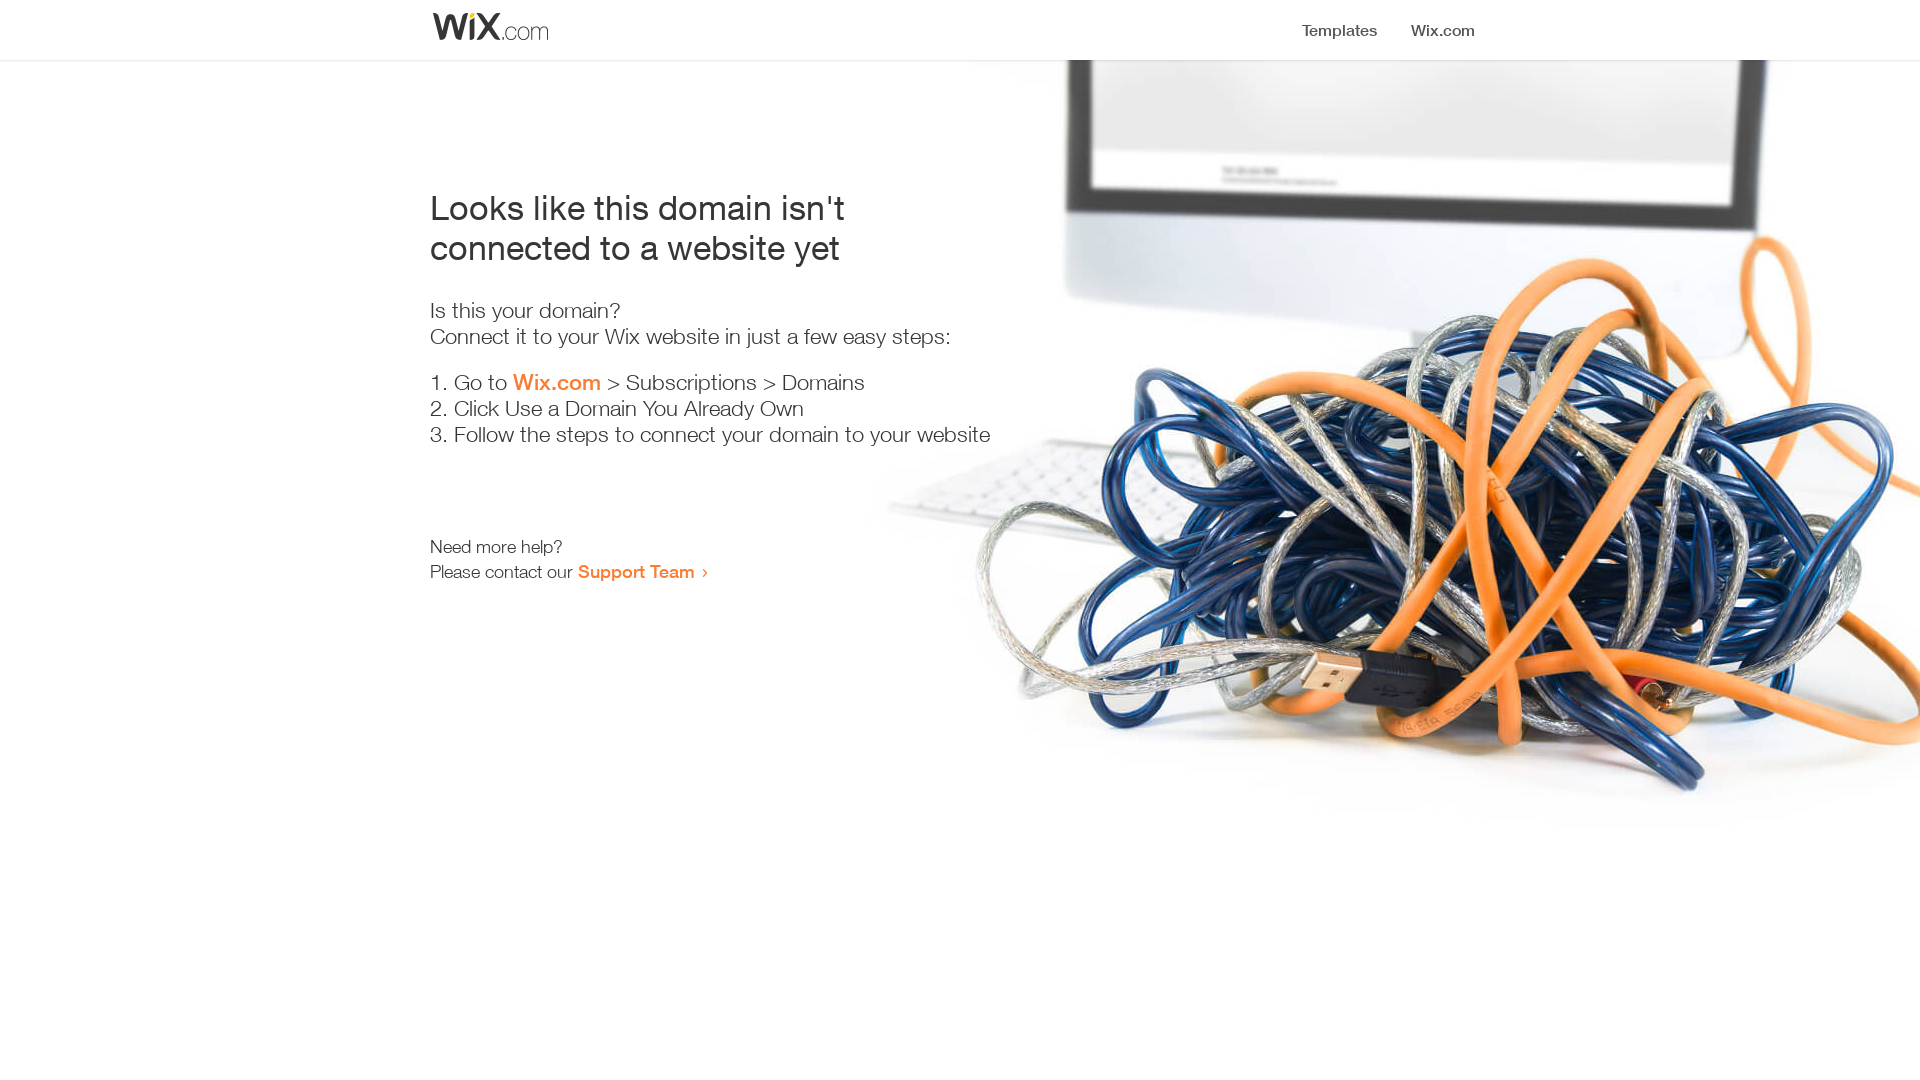 Image resolution: width=1920 pixels, height=1080 pixels. Describe the element at coordinates (635, 570) in the screenshot. I see `'Support Team'` at that location.